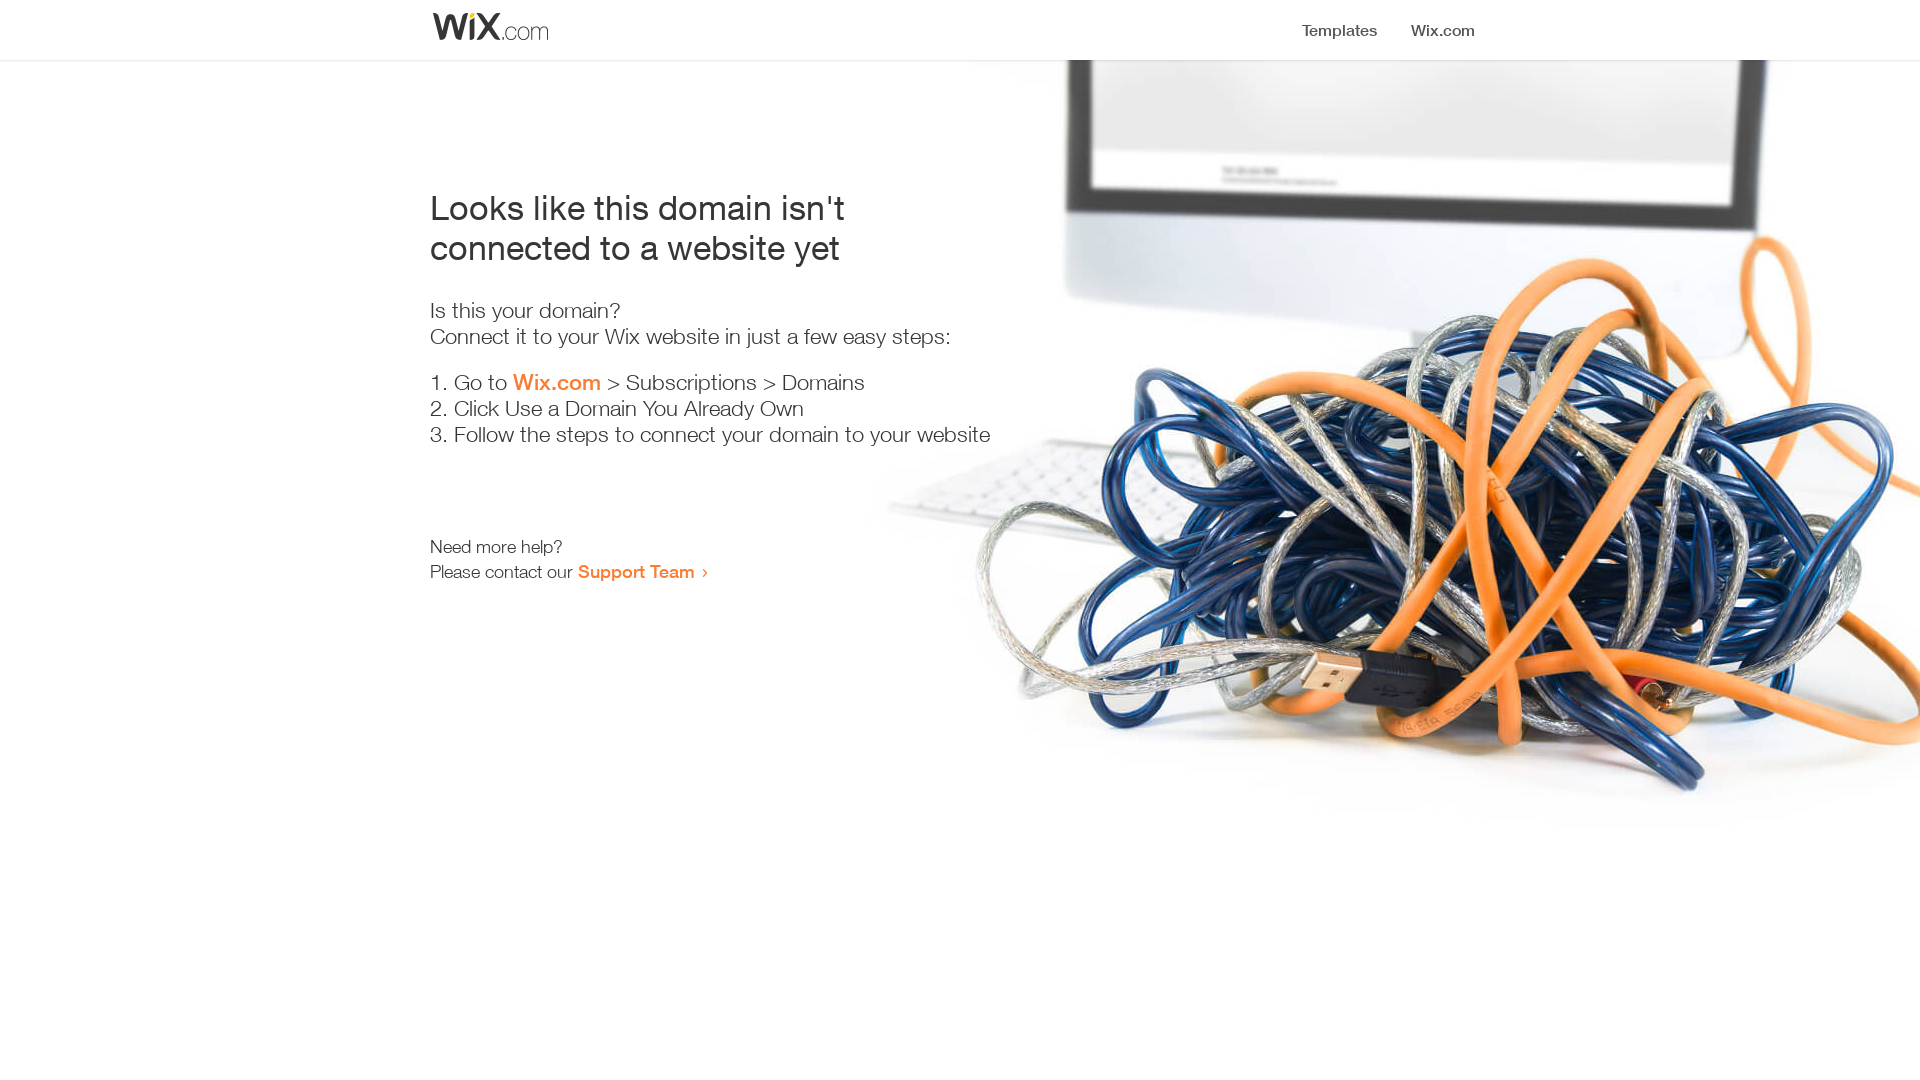 Image resolution: width=1920 pixels, height=1080 pixels. Describe the element at coordinates (635, 570) in the screenshot. I see `'Support Team'` at that location.